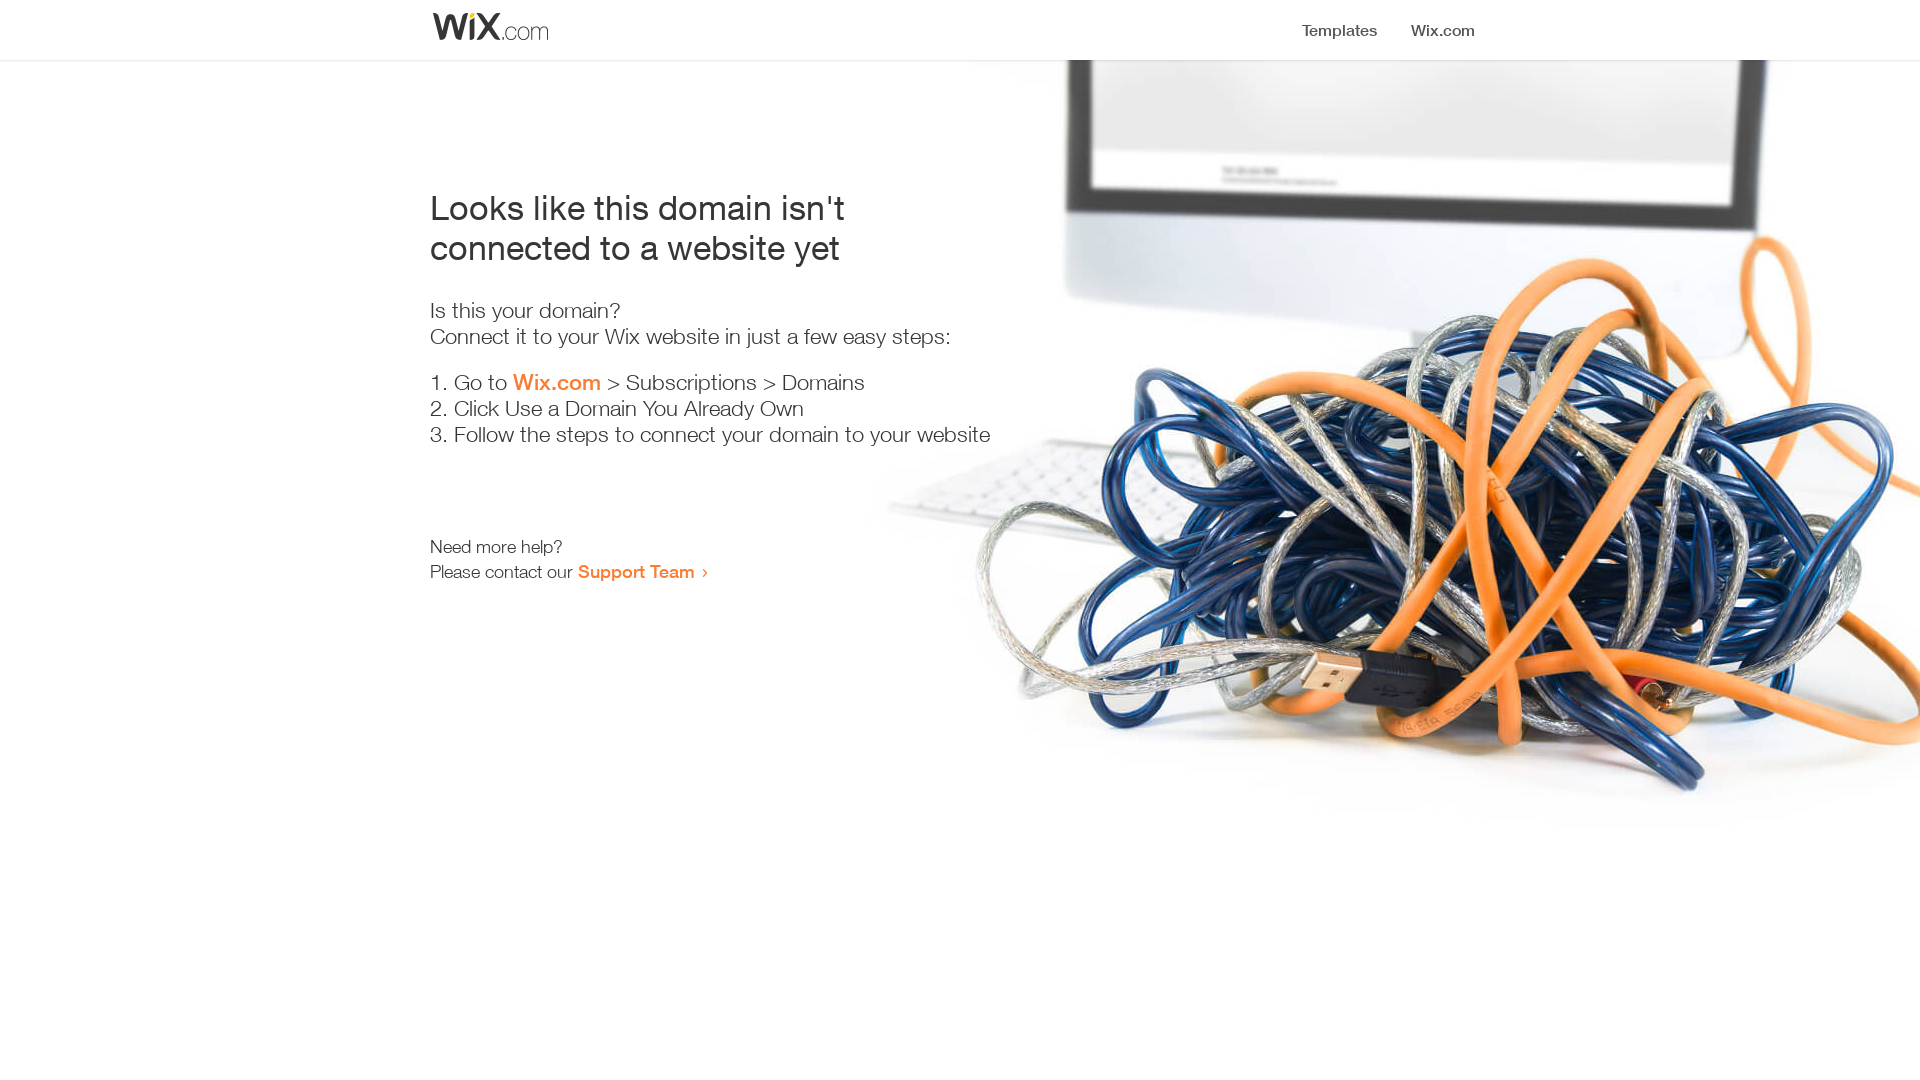 Image resolution: width=1920 pixels, height=1080 pixels. Describe the element at coordinates (635, 570) in the screenshot. I see `'Support Team'` at that location.